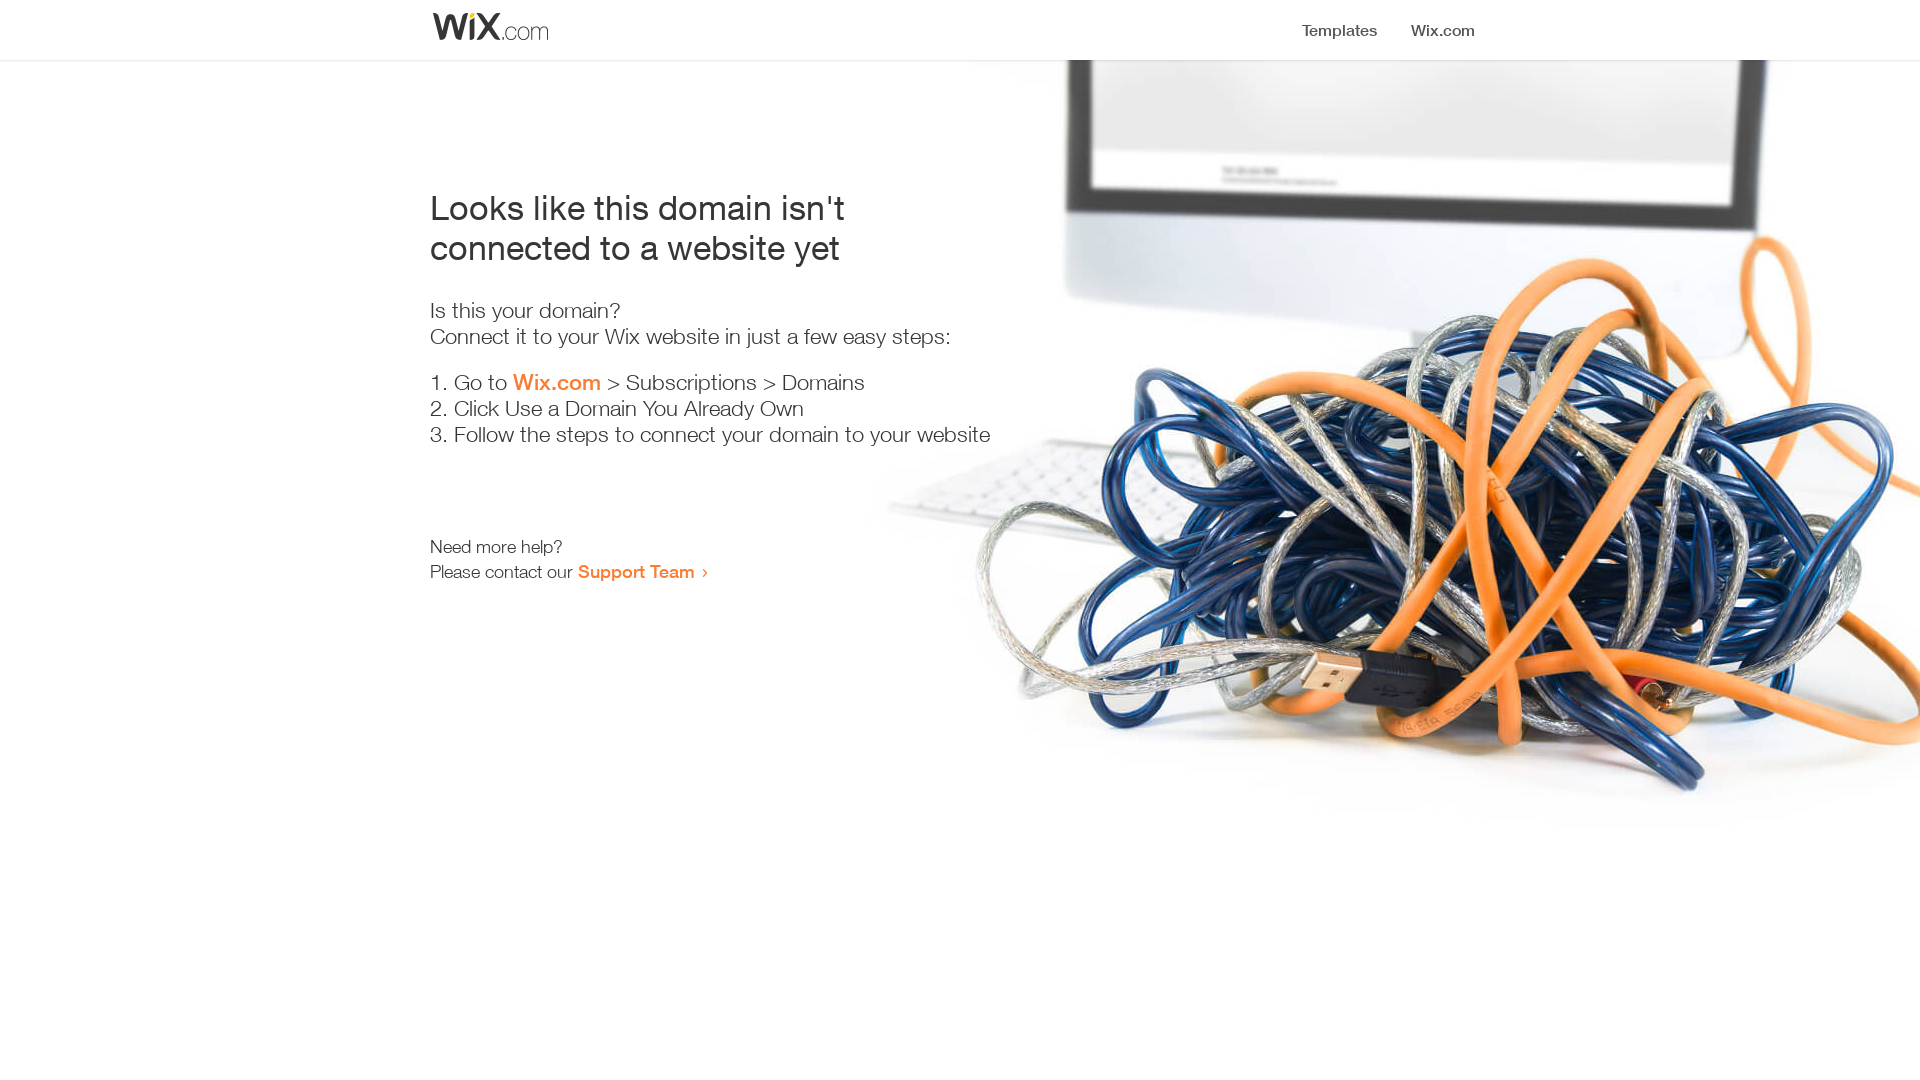 Image resolution: width=1920 pixels, height=1080 pixels. Describe the element at coordinates (635, 570) in the screenshot. I see `'Support Team'` at that location.